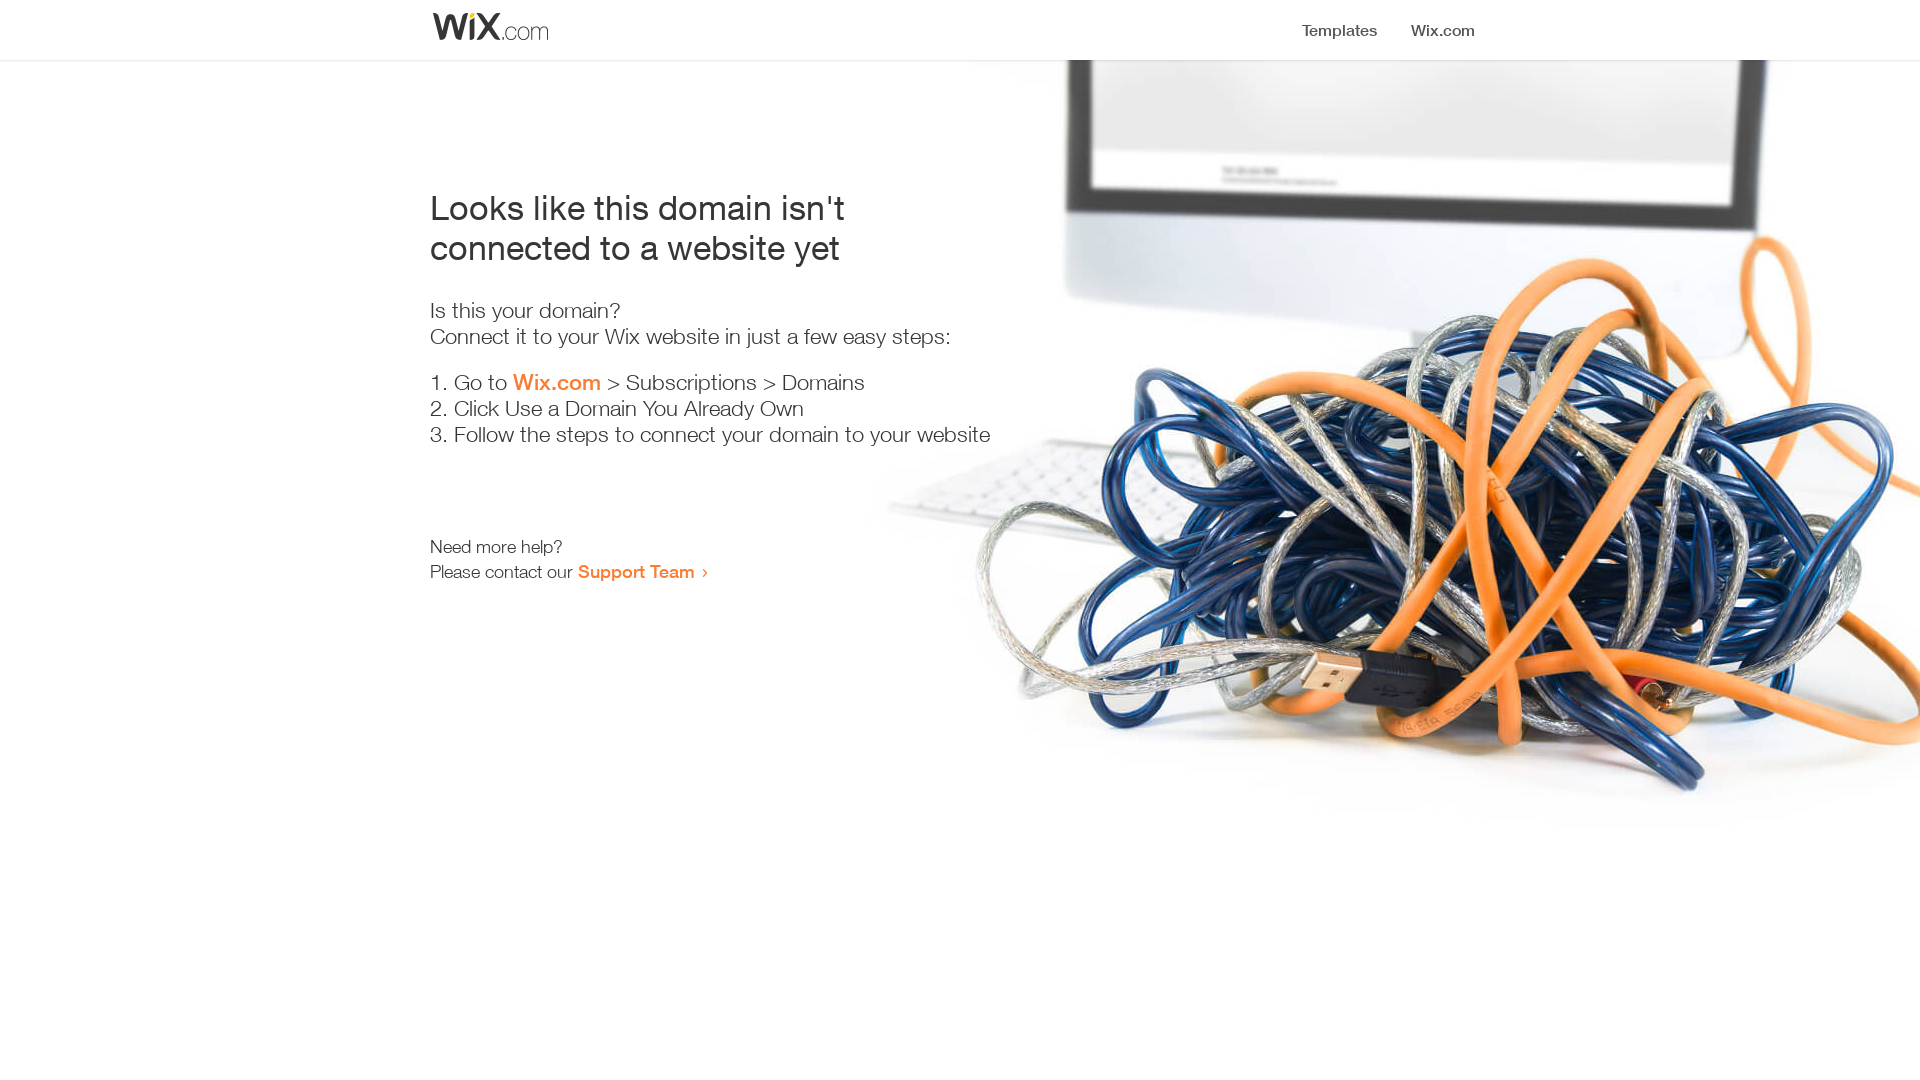 Image resolution: width=1920 pixels, height=1080 pixels. Describe the element at coordinates (635, 570) in the screenshot. I see `'Support Team'` at that location.